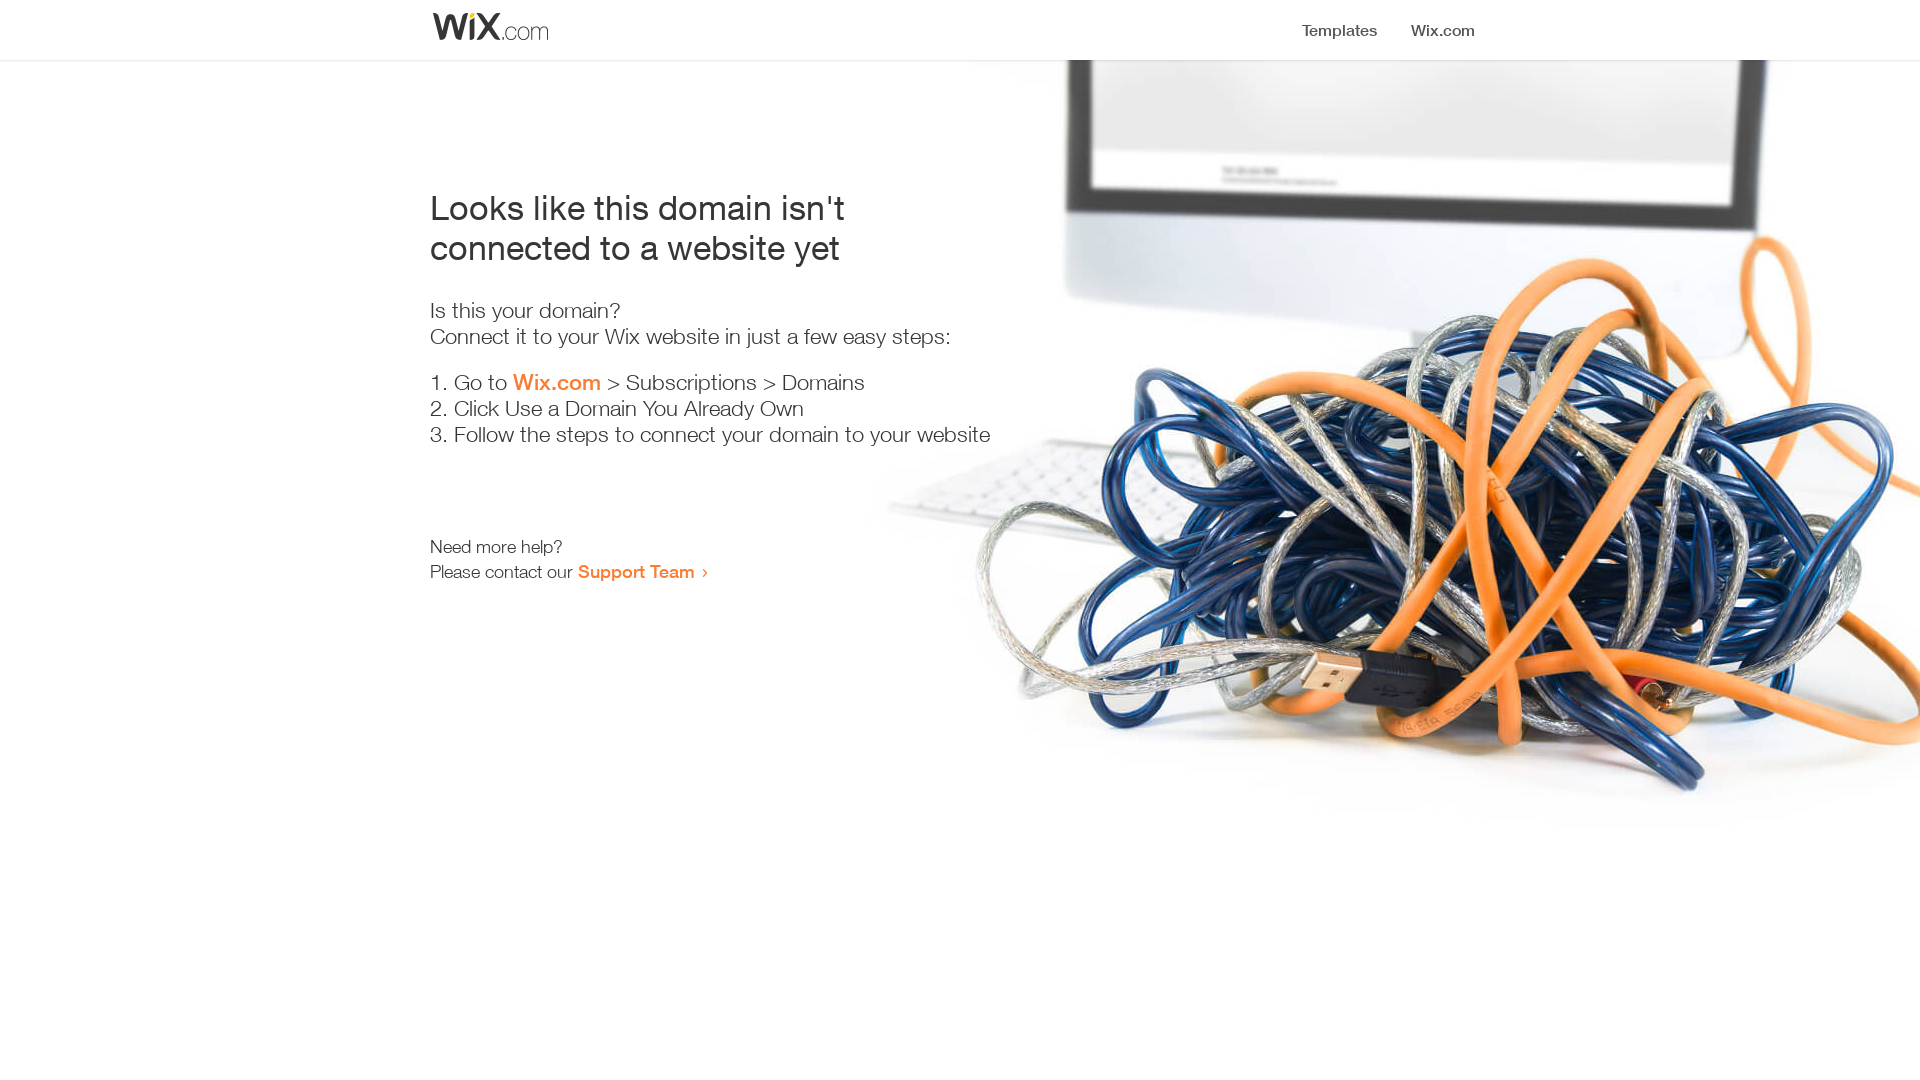 Image resolution: width=1920 pixels, height=1080 pixels. Describe the element at coordinates (635, 570) in the screenshot. I see `'Support Team'` at that location.